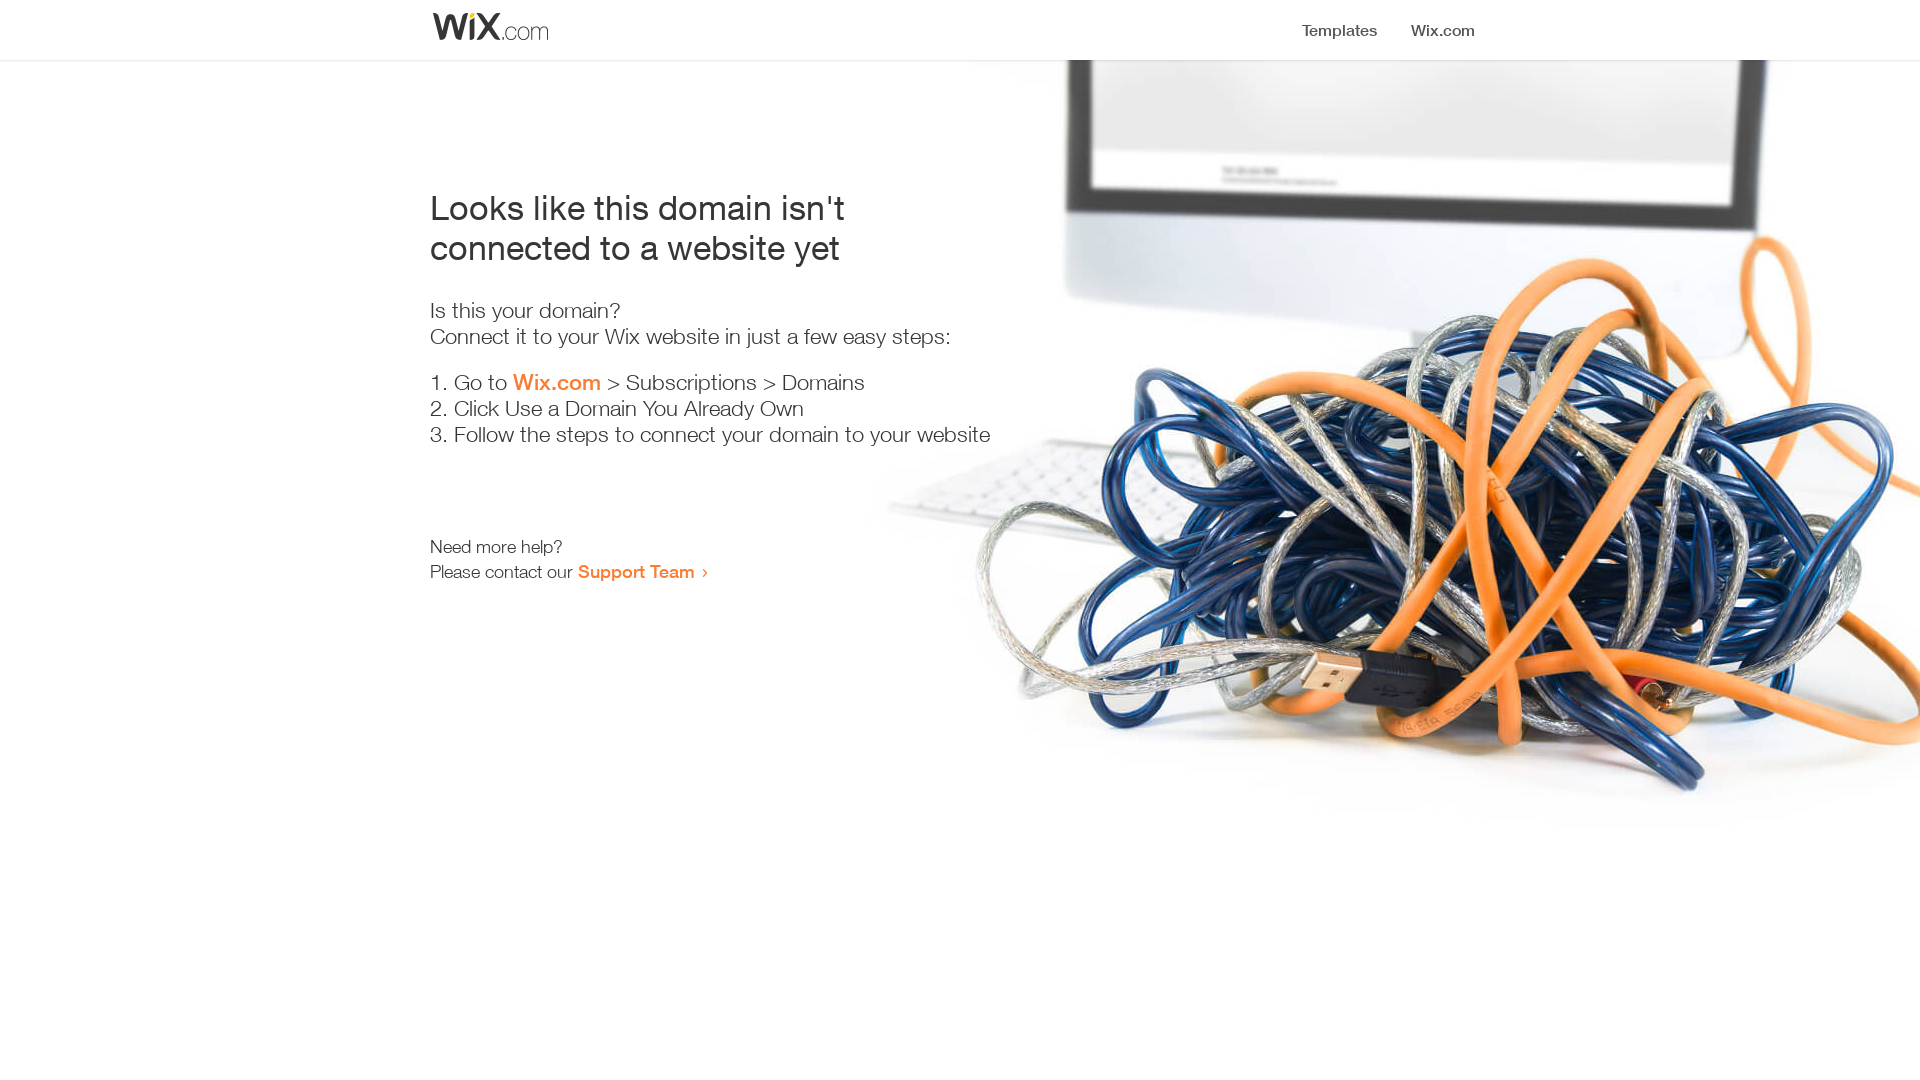 Image resolution: width=1920 pixels, height=1080 pixels. Describe the element at coordinates (635, 570) in the screenshot. I see `'Support Team'` at that location.